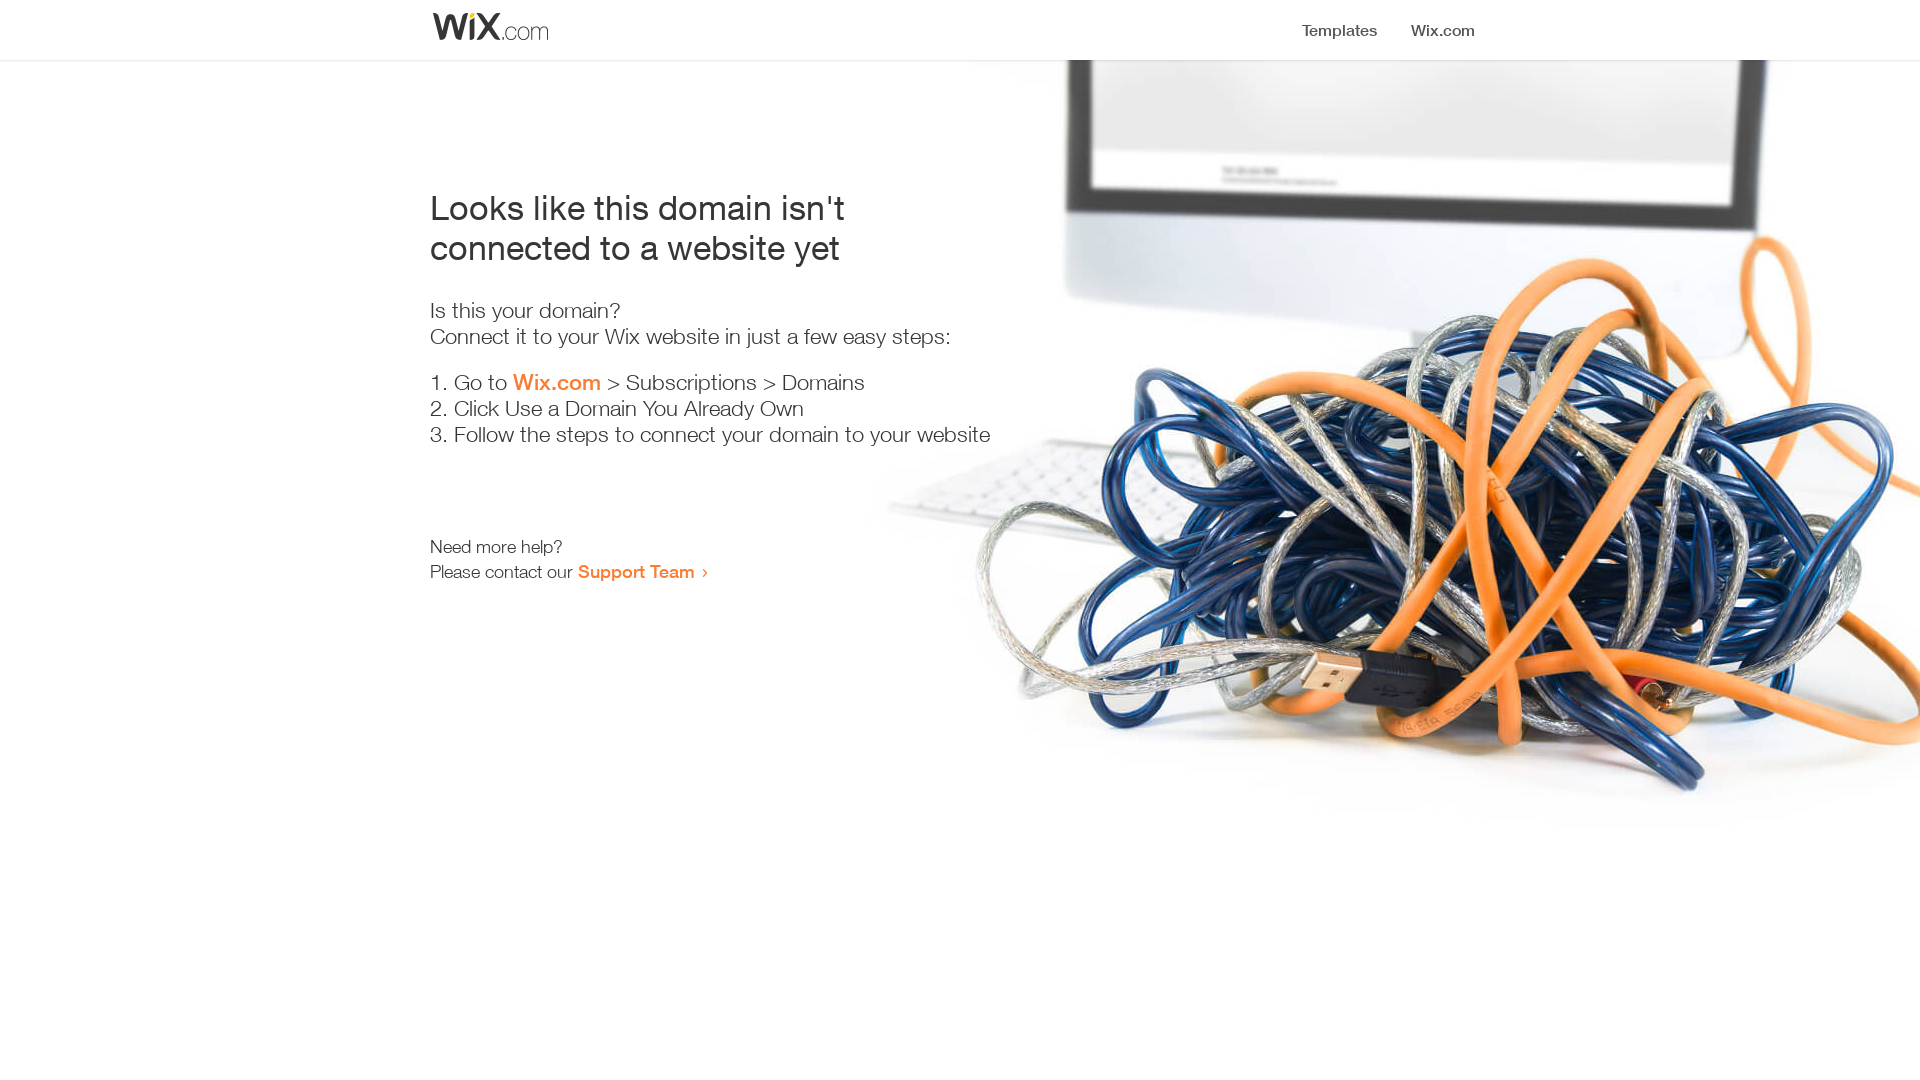 Image resolution: width=1920 pixels, height=1080 pixels. Describe the element at coordinates (635, 570) in the screenshot. I see `'Support Team'` at that location.